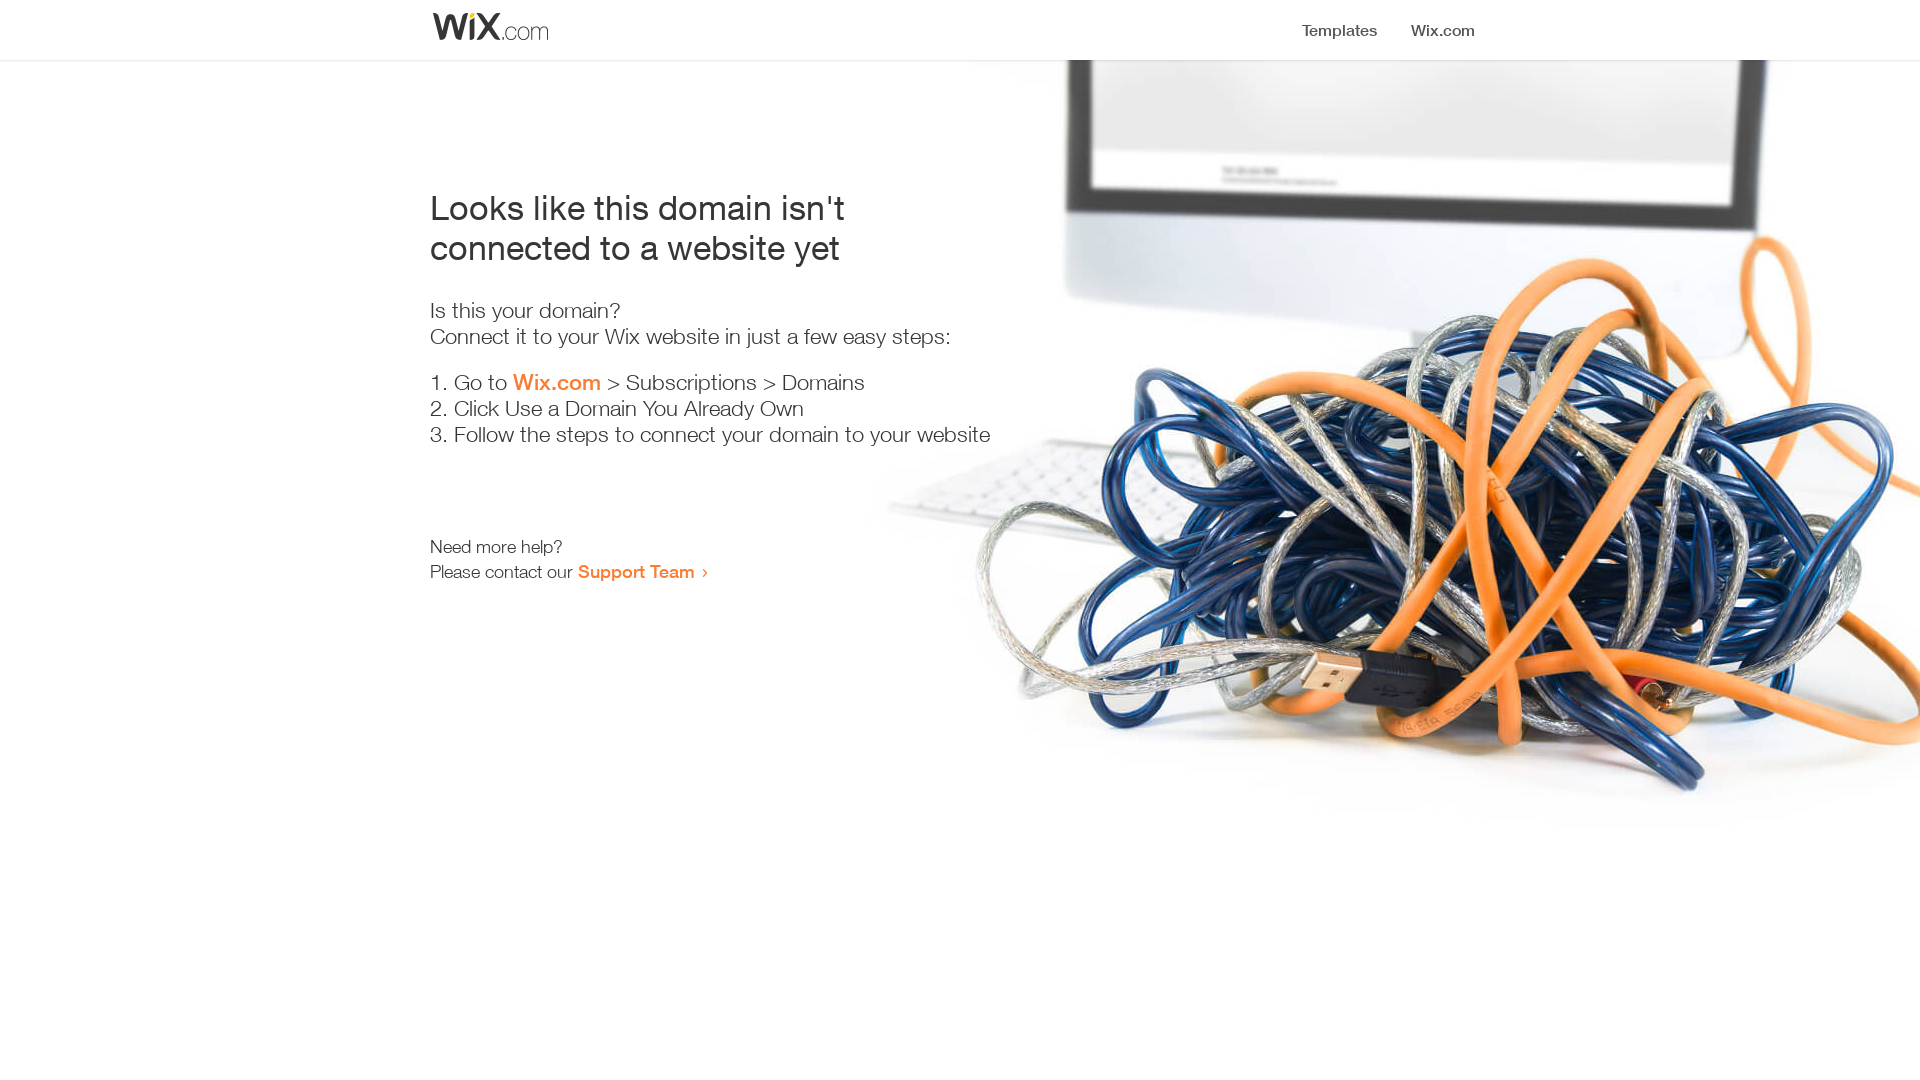 Image resolution: width=1920 pixels, height=1080 pixels. Describe the element at coordinates (635, 570) in the screenshot. I see `'Support Team'` at that location.